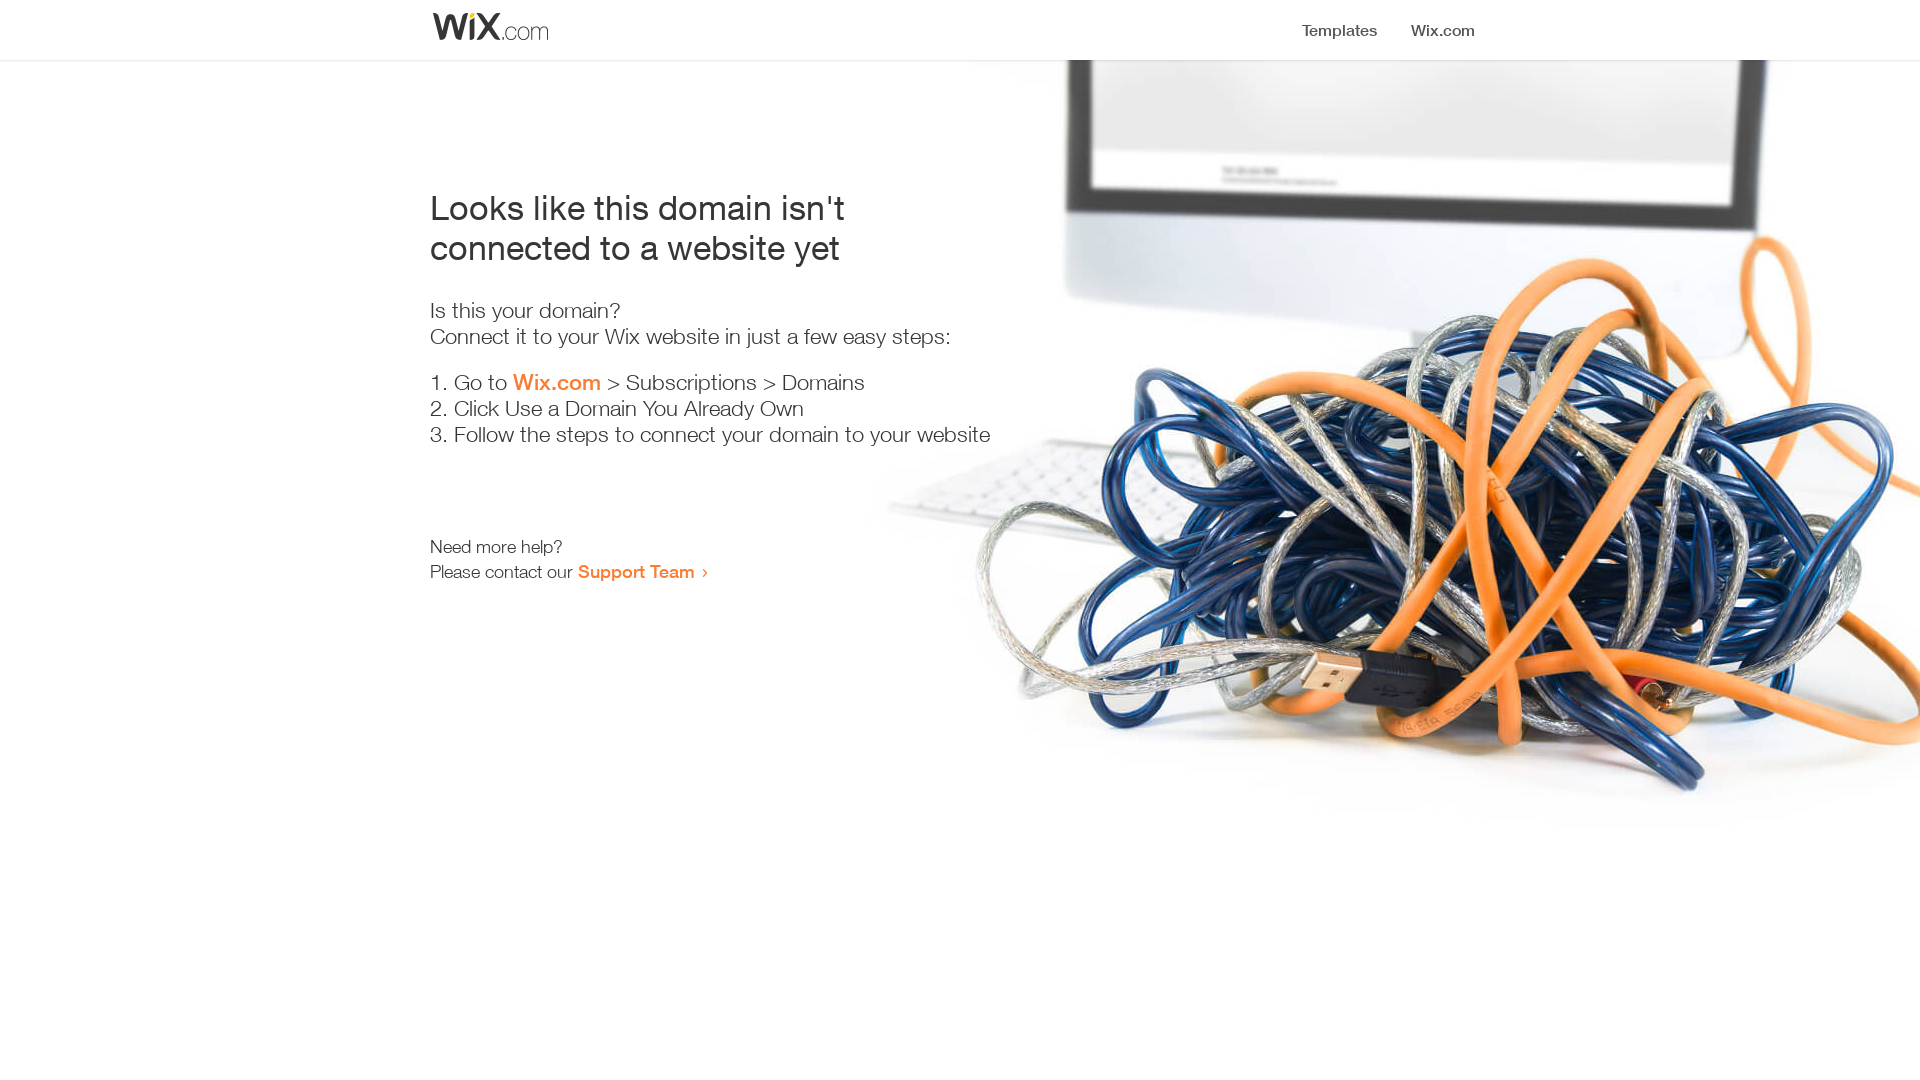 Image resolution: width=1920 pixels, height=1080 pixels. Describe the element at coordinates (635, 570) in the screenshot. I see `'Support Team'` at that location.